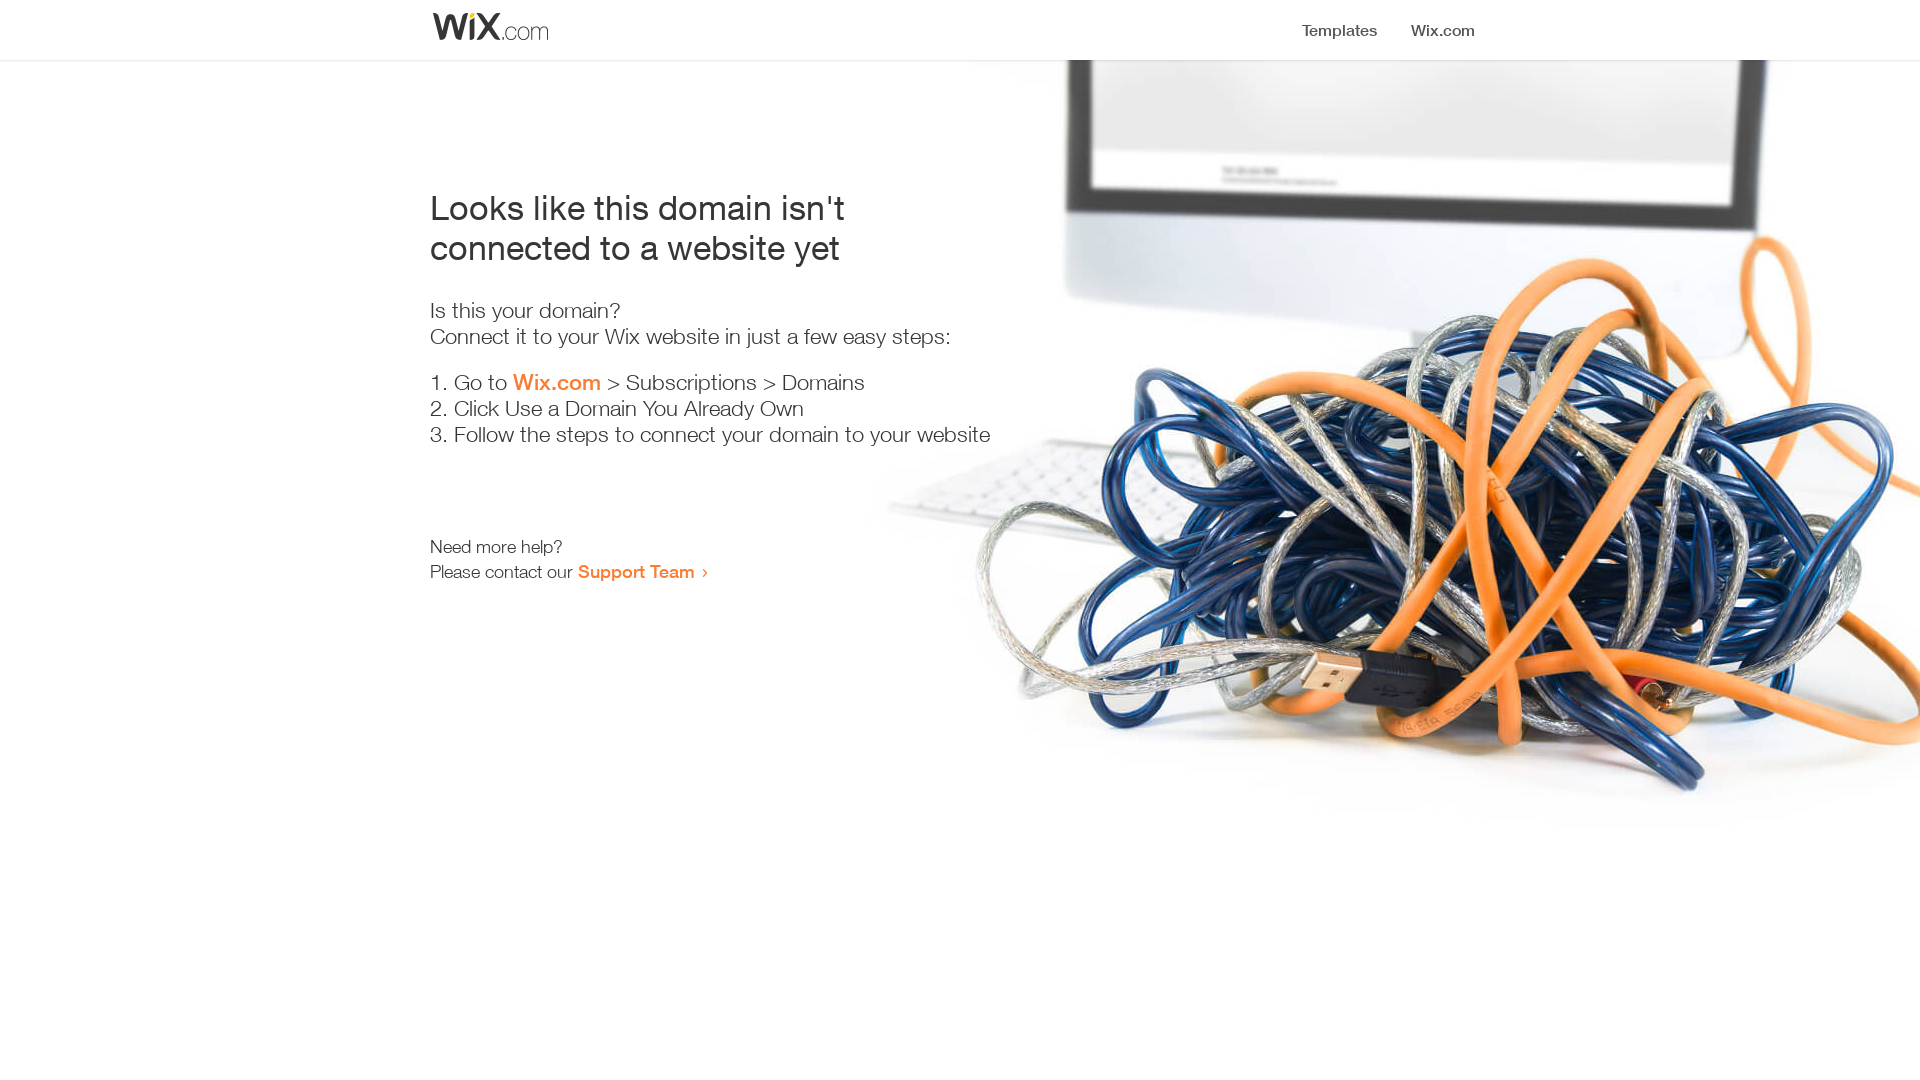 Image resolution: width=1920 pixels, height=1080 pixels. Describe the element at coordinates (635, 570) in the screenshot. I see `'Support Team'` at that location.